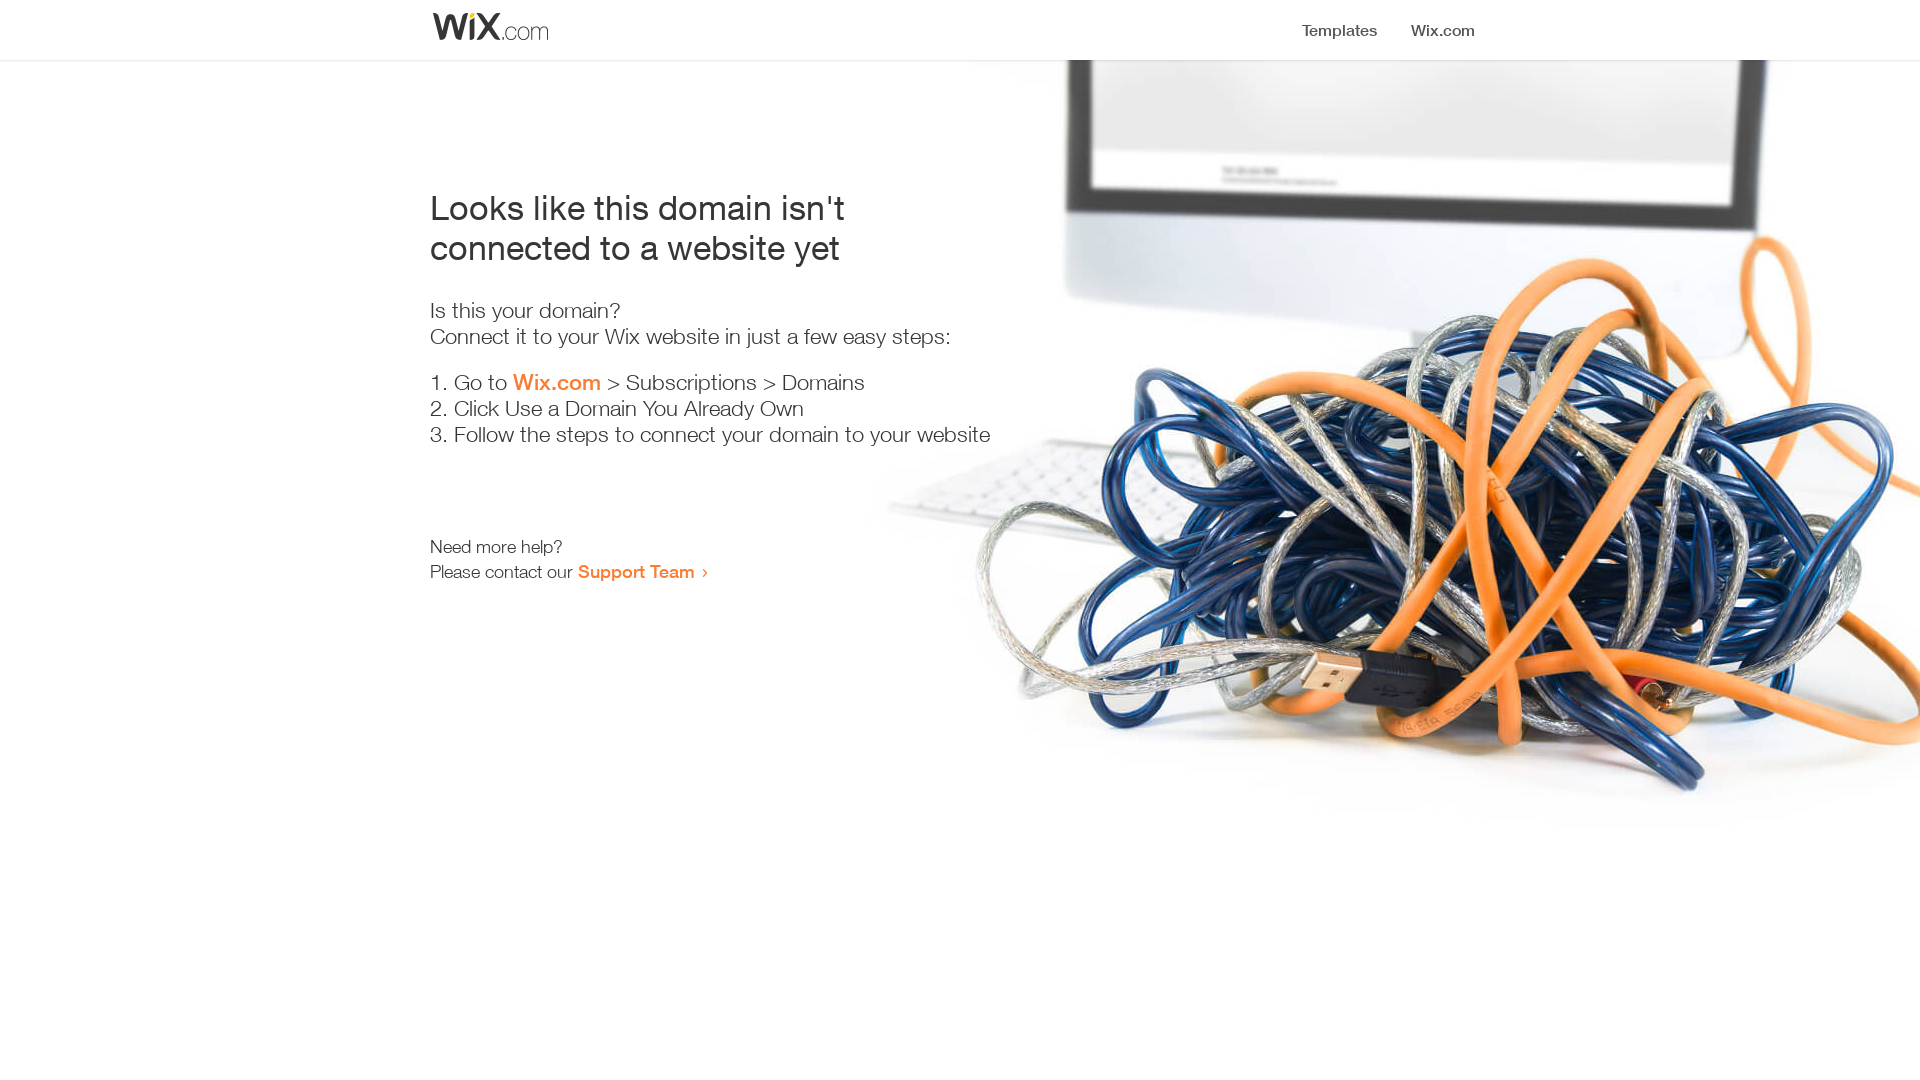 Image resolution: width=1920 pixels, height=1080 pixels. Describe the element at coordinates (635, 570) in the screenshot. I see `'Support Team'` at that location.